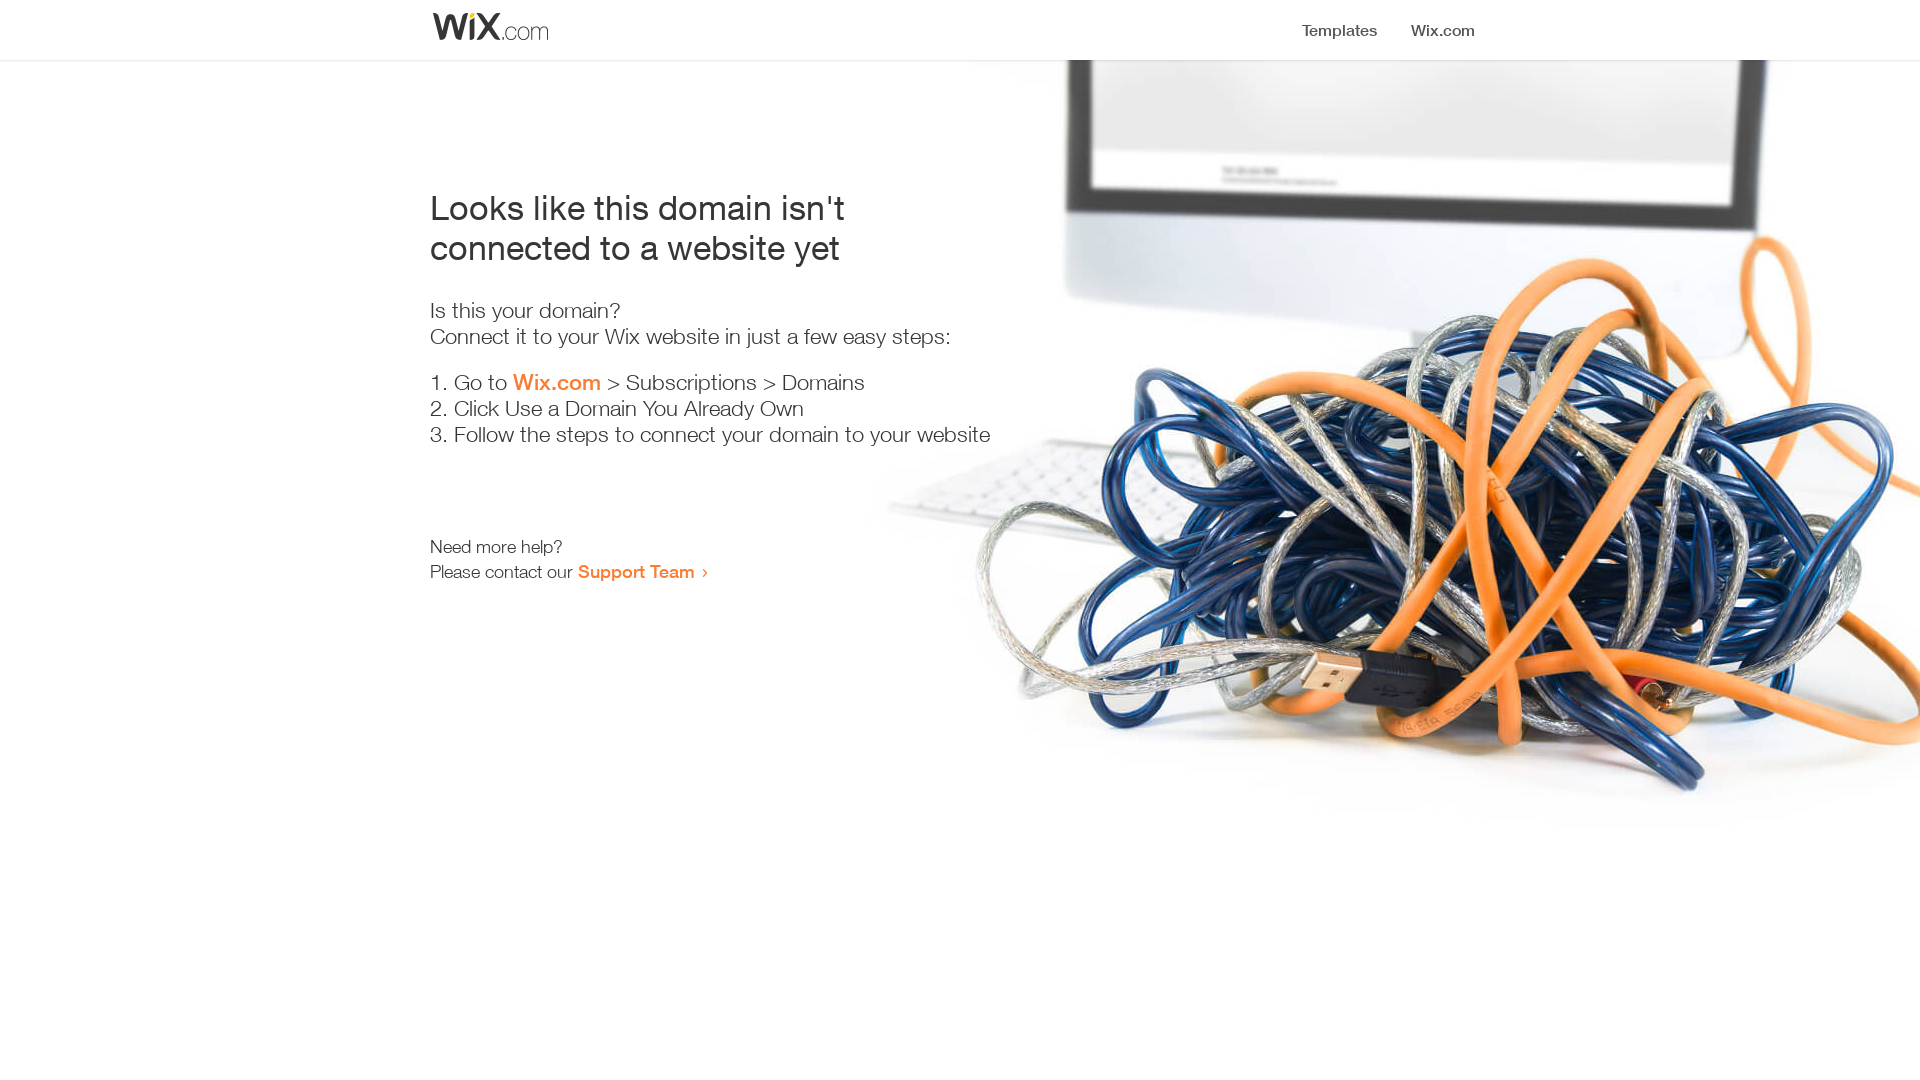 Image resolution: width=1920 pixels, height=1080 pixels. Describe the element at coordinates (635, 570) in the screenshot. I see `'Support Team'` at that location.